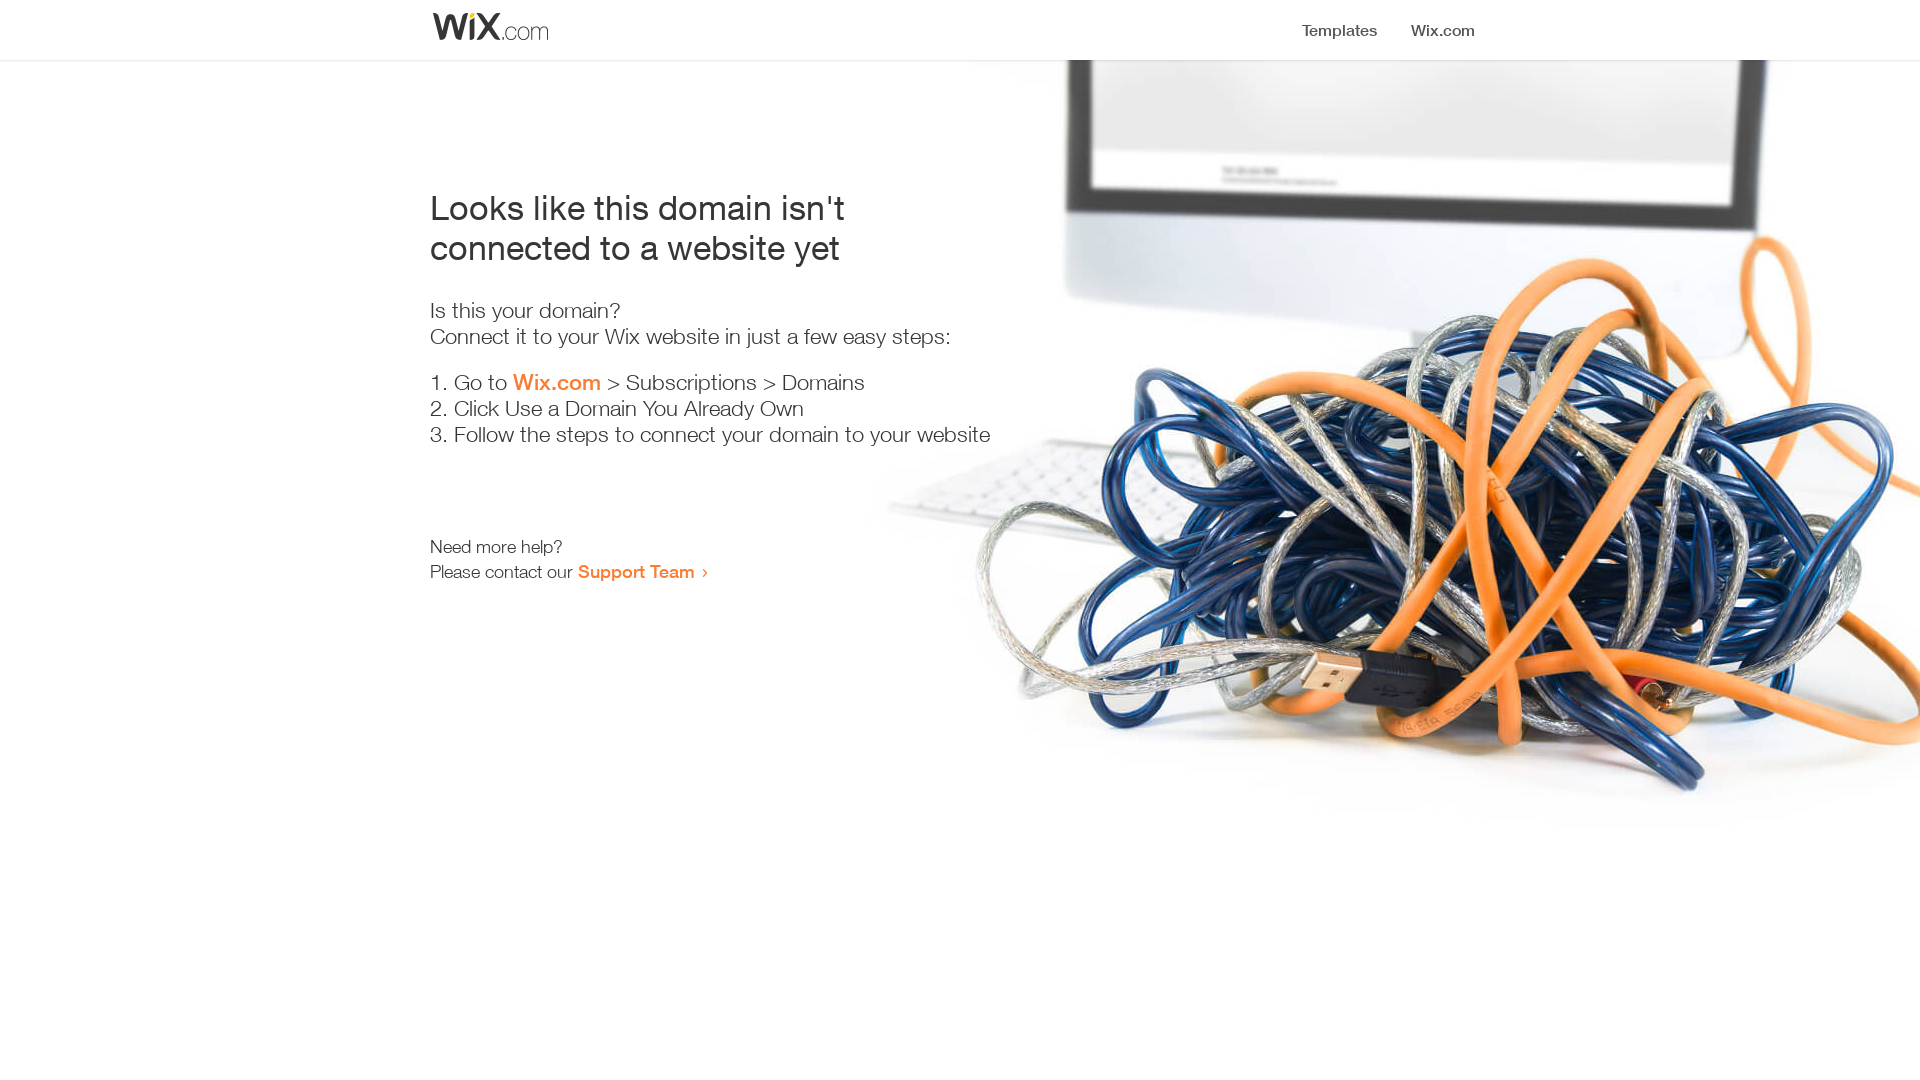 Image resolution: width=1920 pixels, height=1080 pixels. Describe the element at coordinates (635, 570) in the screenshot. I see `'Support Team'` at that location.